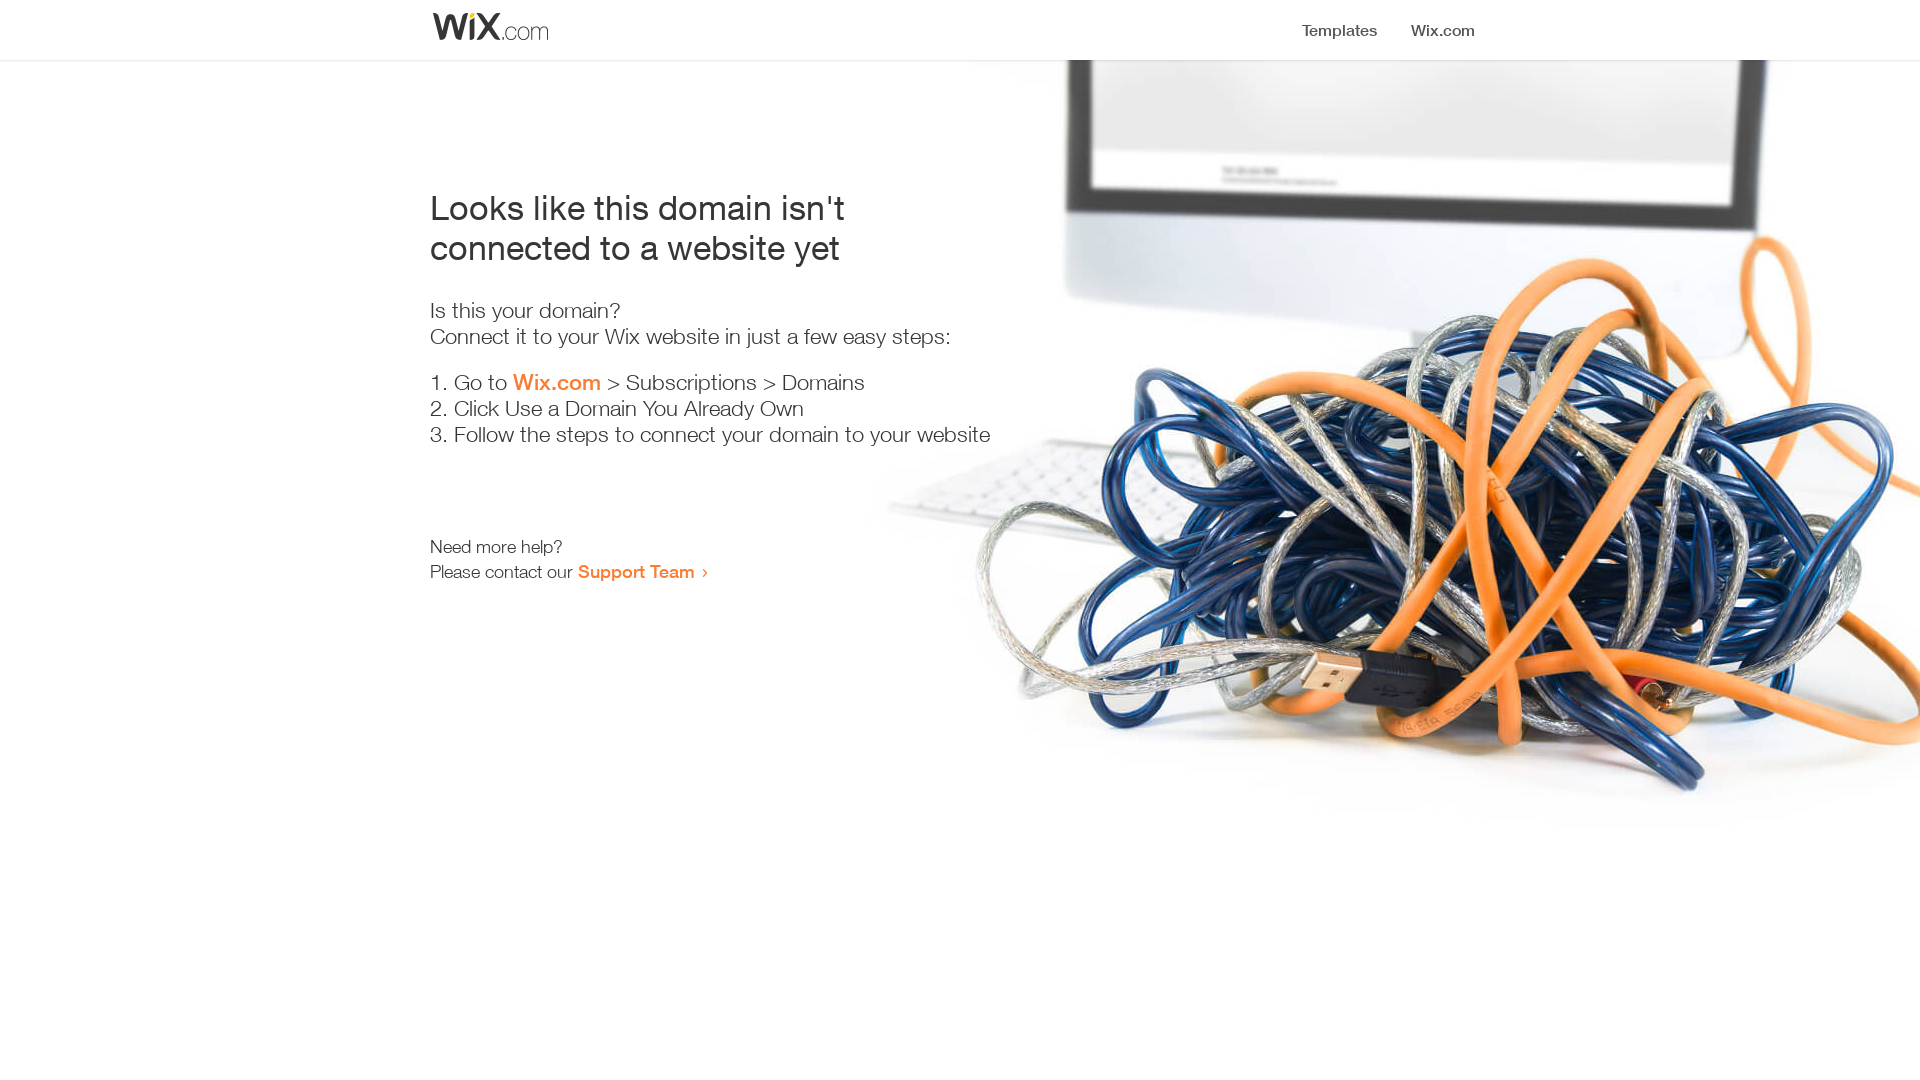 Image resolution: width=1920 pixels, height=1080 pixels. Describe the element at coordinates (635, 570) in the screenshot. I see `'Support Team'` at that location.